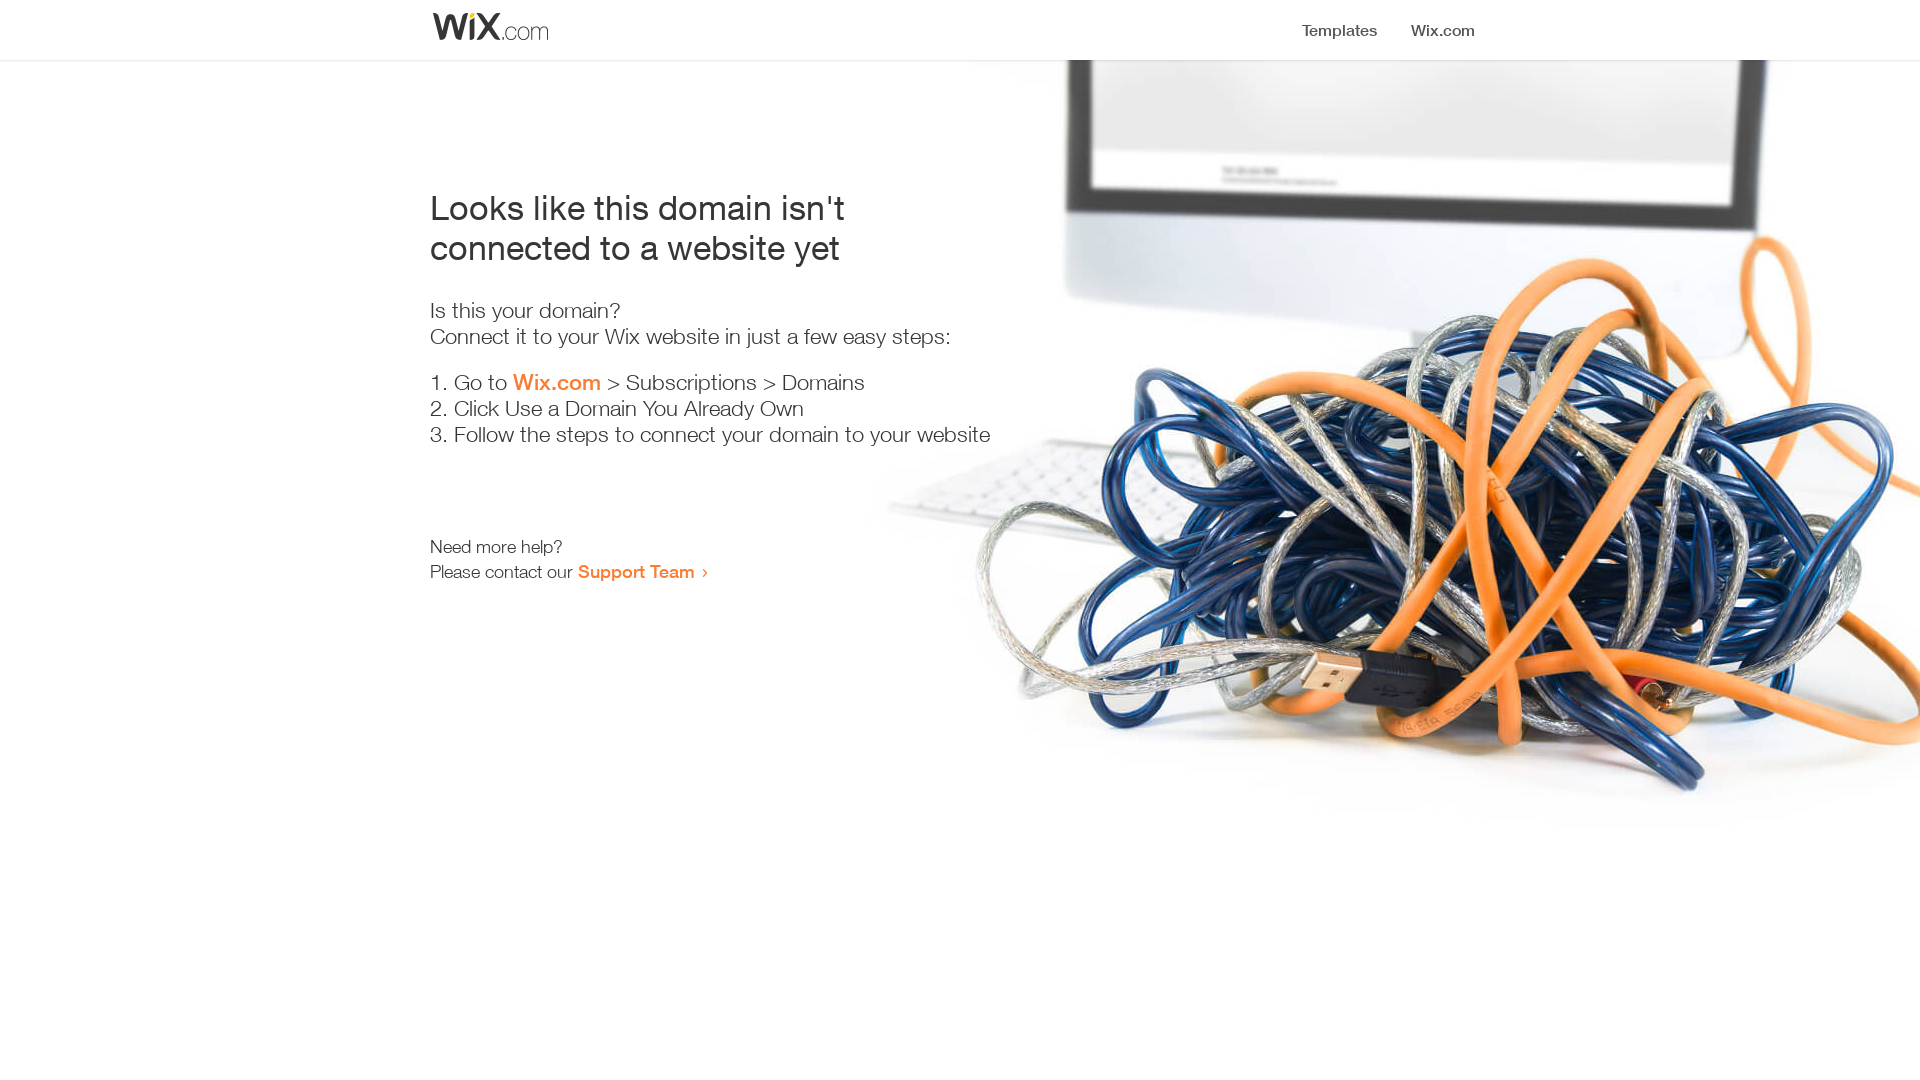 Image resolution: width=1920 pixels, height=1080 pixels. Describe the element at coordinates (635, 570) in the screenshot. I see `'Support Team'` at that location.